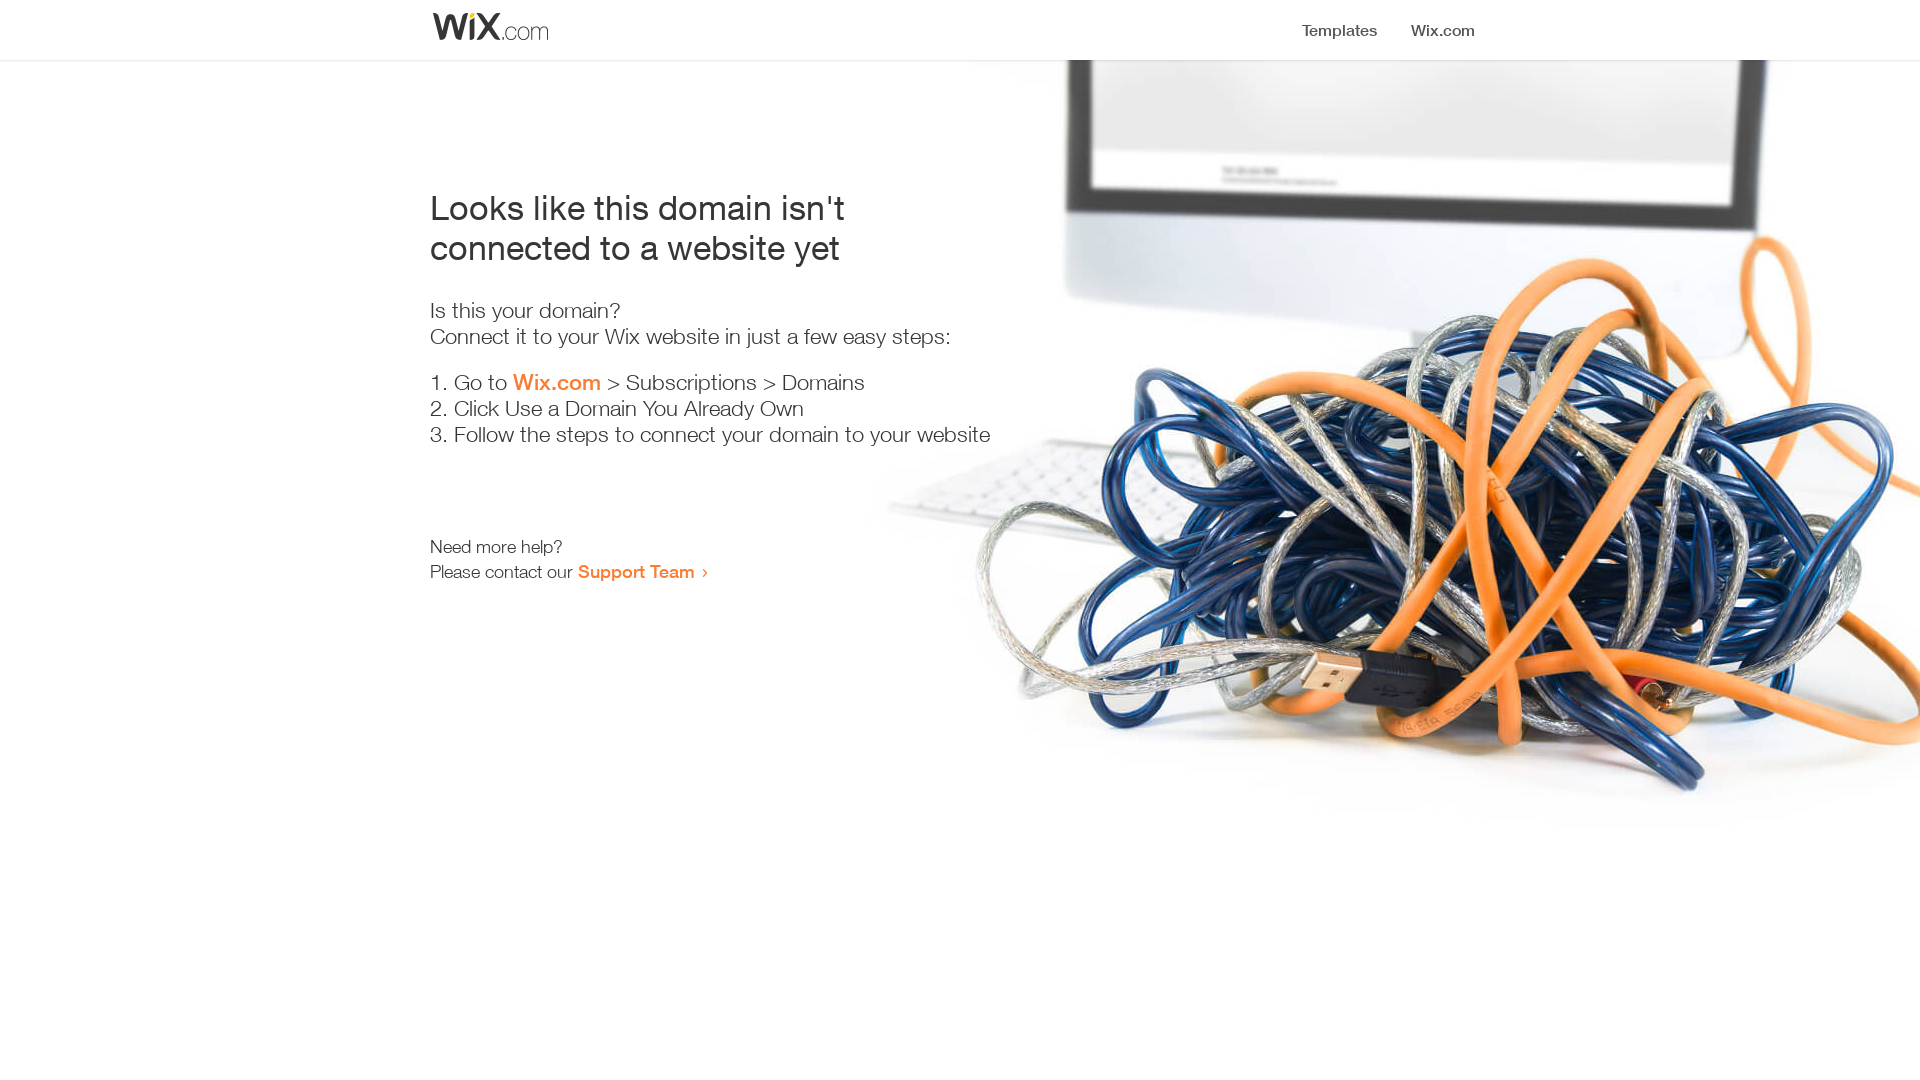 Image resolution: width=1920 pixels, height=1080 pixels. Describe the element at coordinates (635, 570) in the screenshot. I see `'Support Team'` at that location.